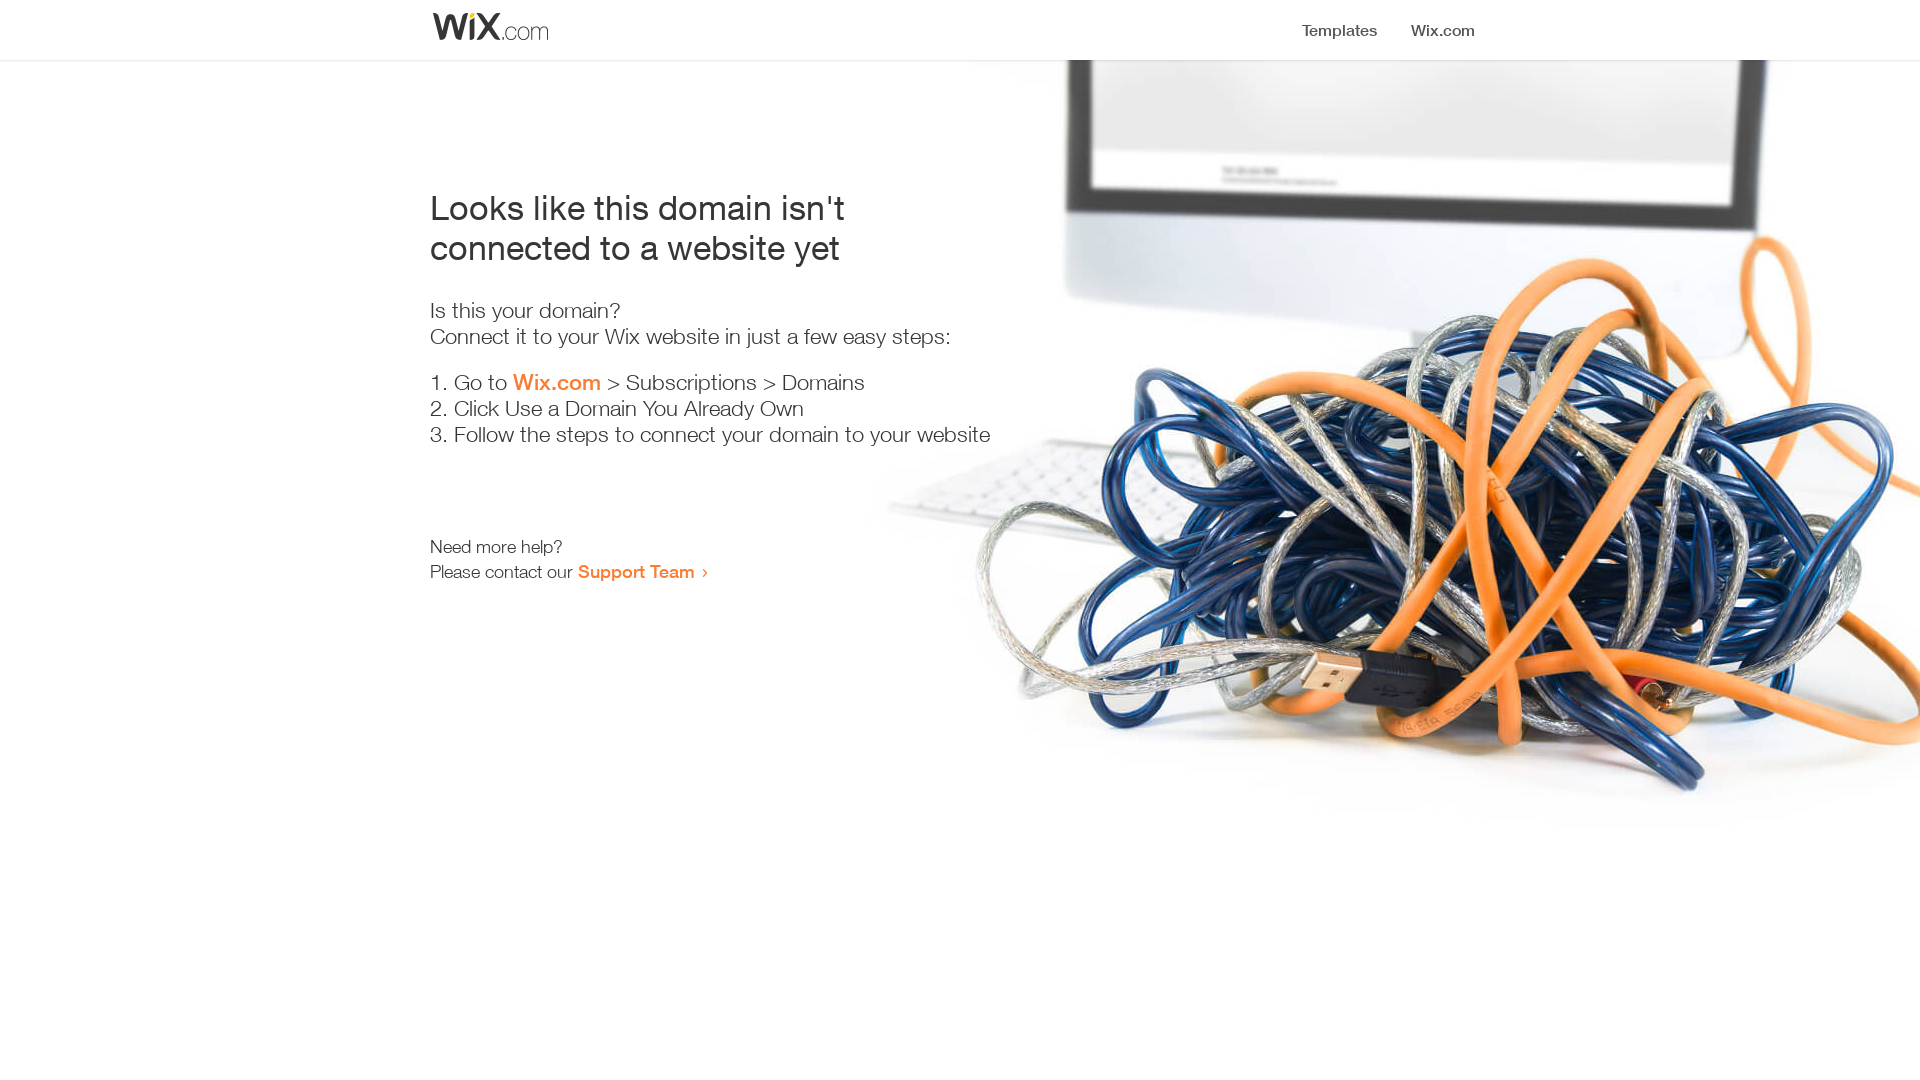 Image resolution: width=1920 pixels, height=1080 pixels. Describe the element at coordinates (635, 570) in the screenshot. I see `'Support Team'` at that location.